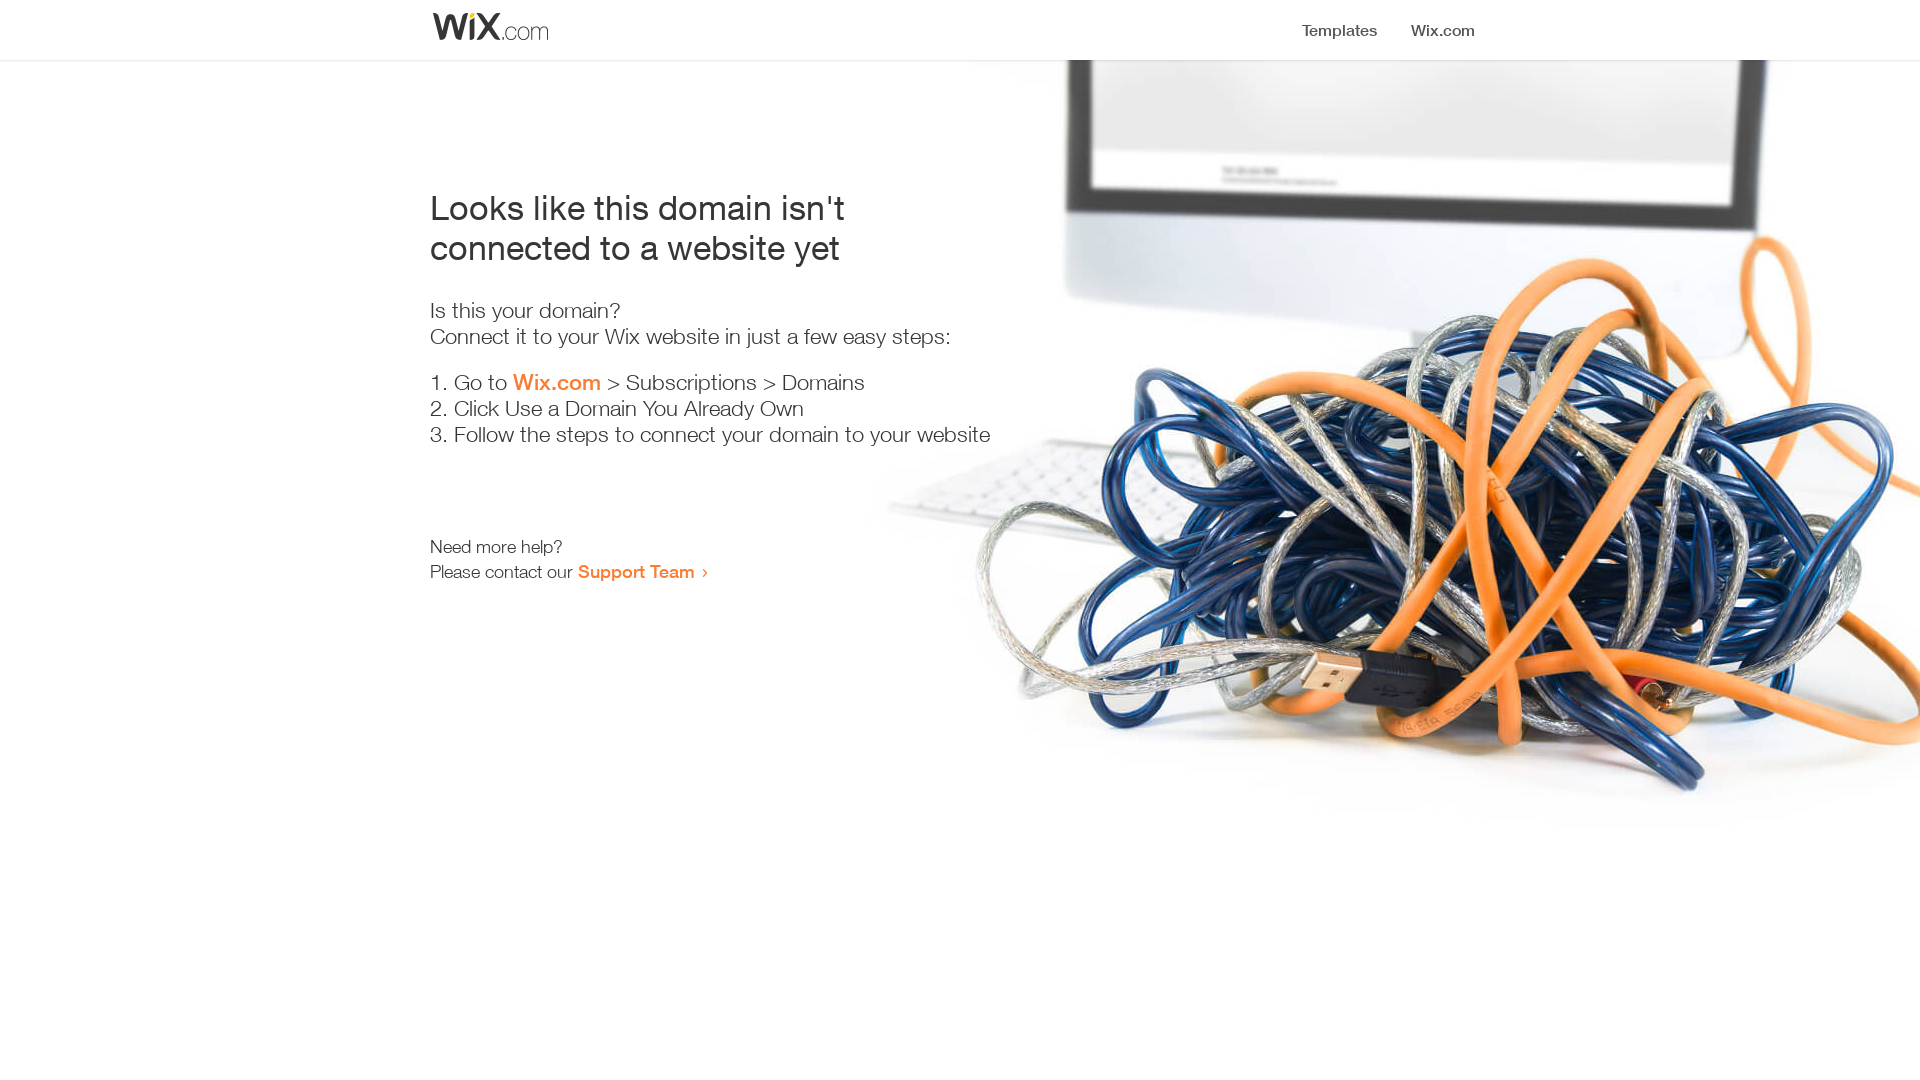 Image resolution: width=1920 pixels, height=1080 pixels. Describe the element at coordinates (635, 570) in the screenshot. I see `'Support Team'` at that location.